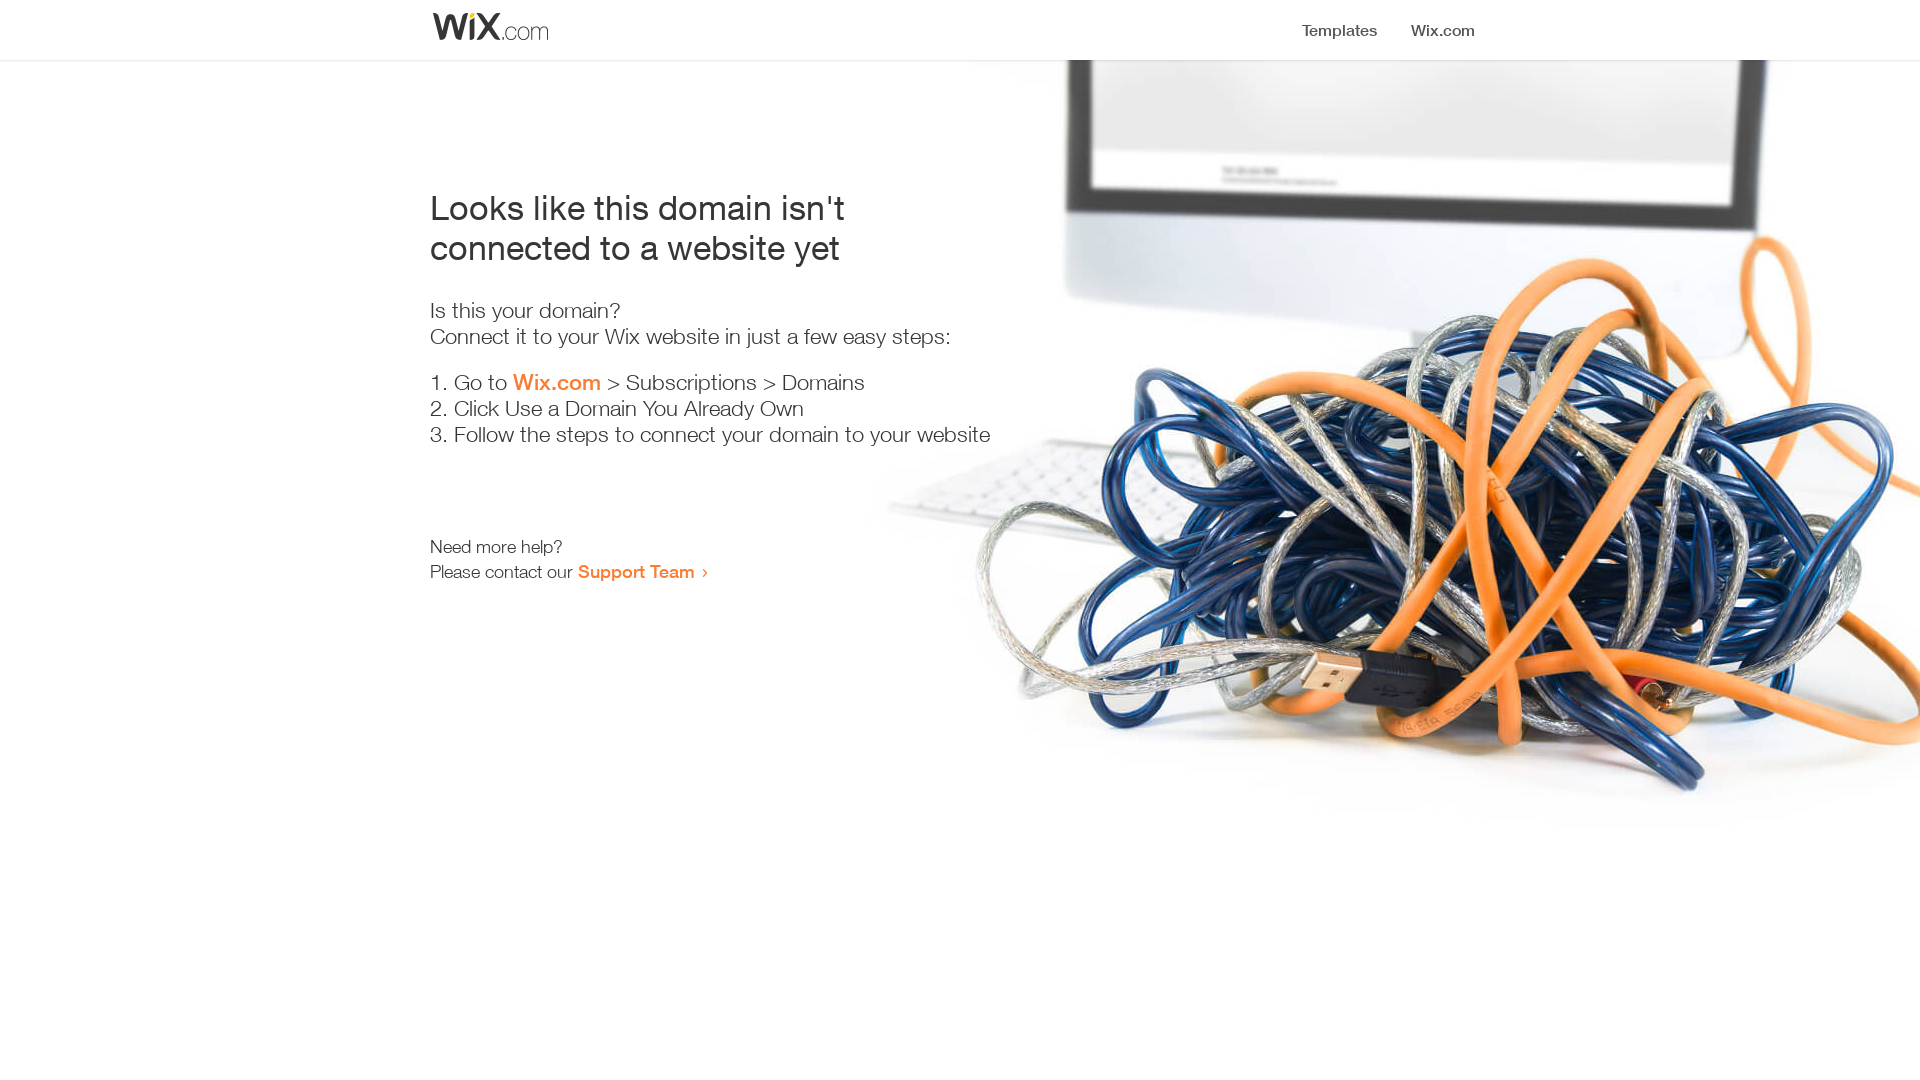 Image resolution: width=1920 pixels, height=1080 pixels. Describe the element at coordinates (635, 570) in the screenshot. I see `'Support Team'` at that location.